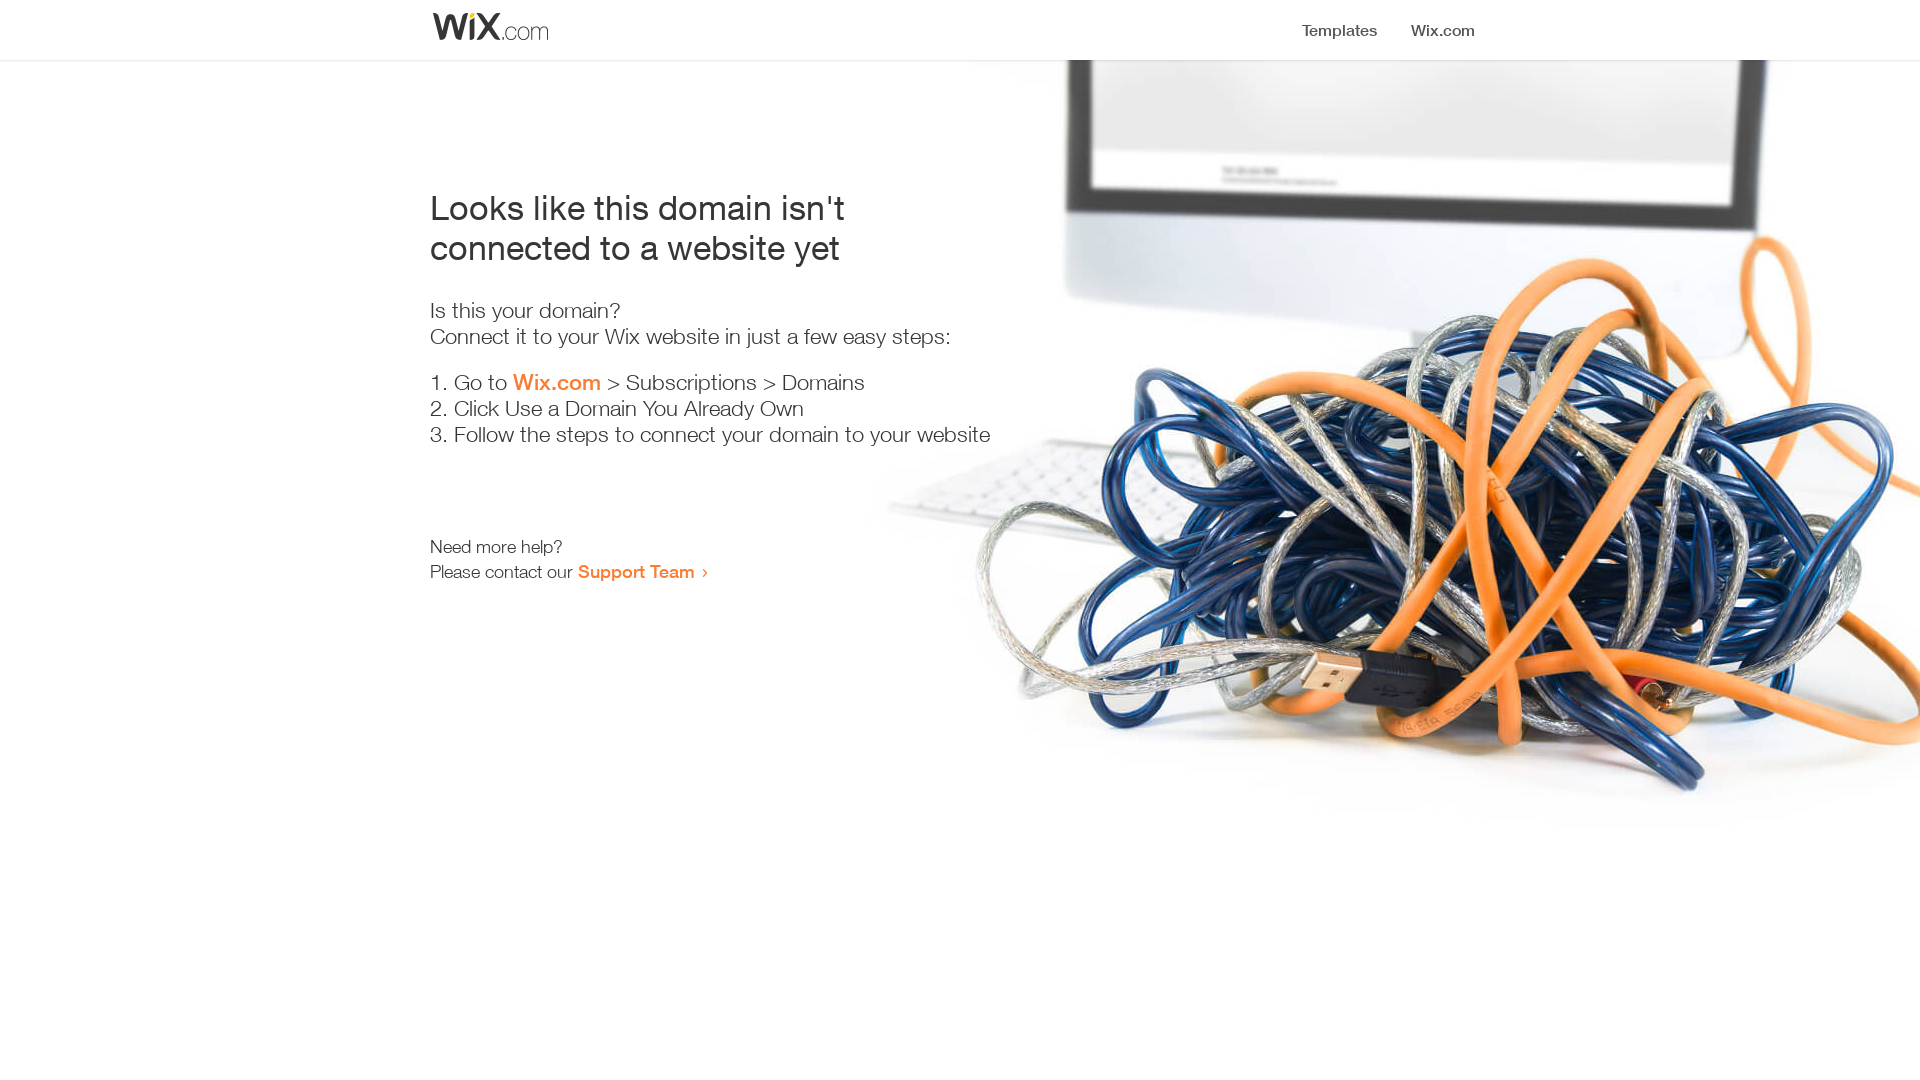 Image resolution: width=1920 pixels, height=1080 pixels. Describe the element at coordinates (635, 570) in the screenshot. I see `'Support Team'` at that location.